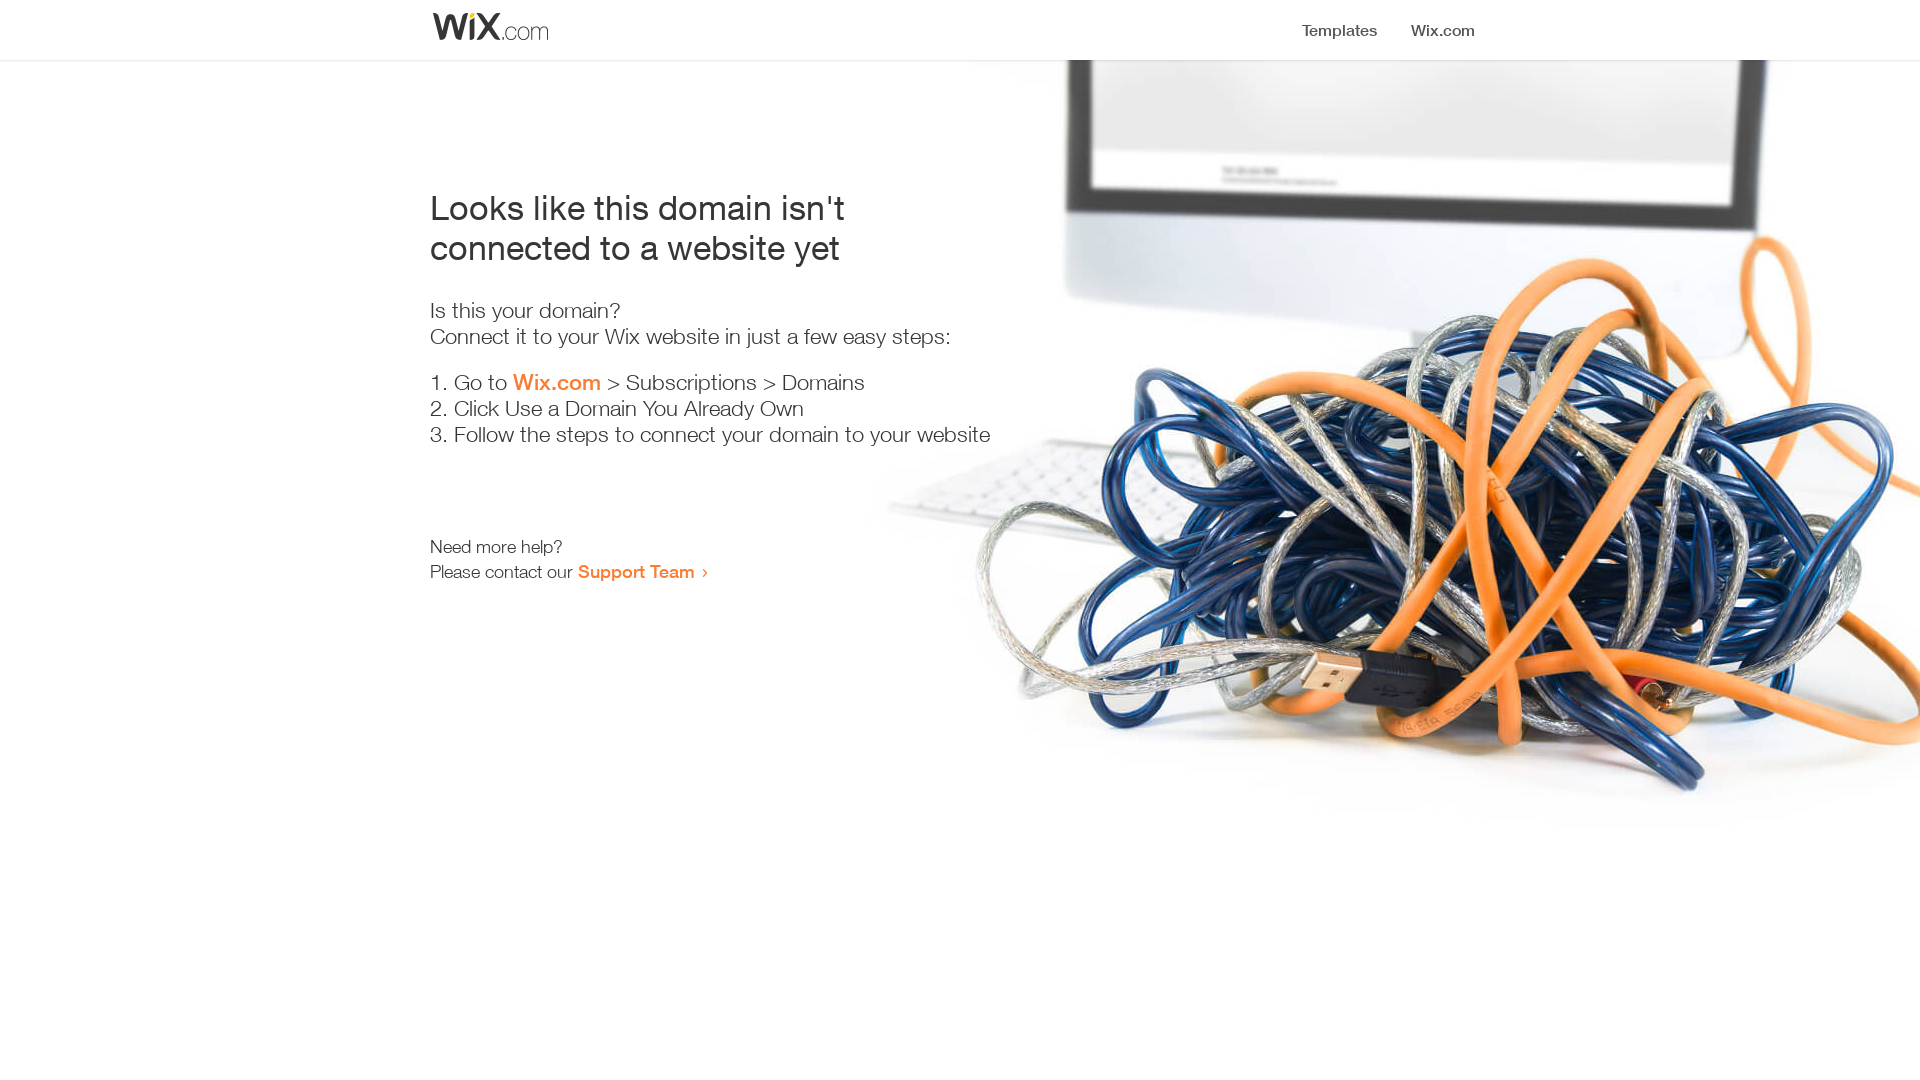 Image resolution: width=1920 pixels, height=1080 pixels. Describe the element at coordinates (635, 570) in the screenshot. I see `'Support Team'` at that location.